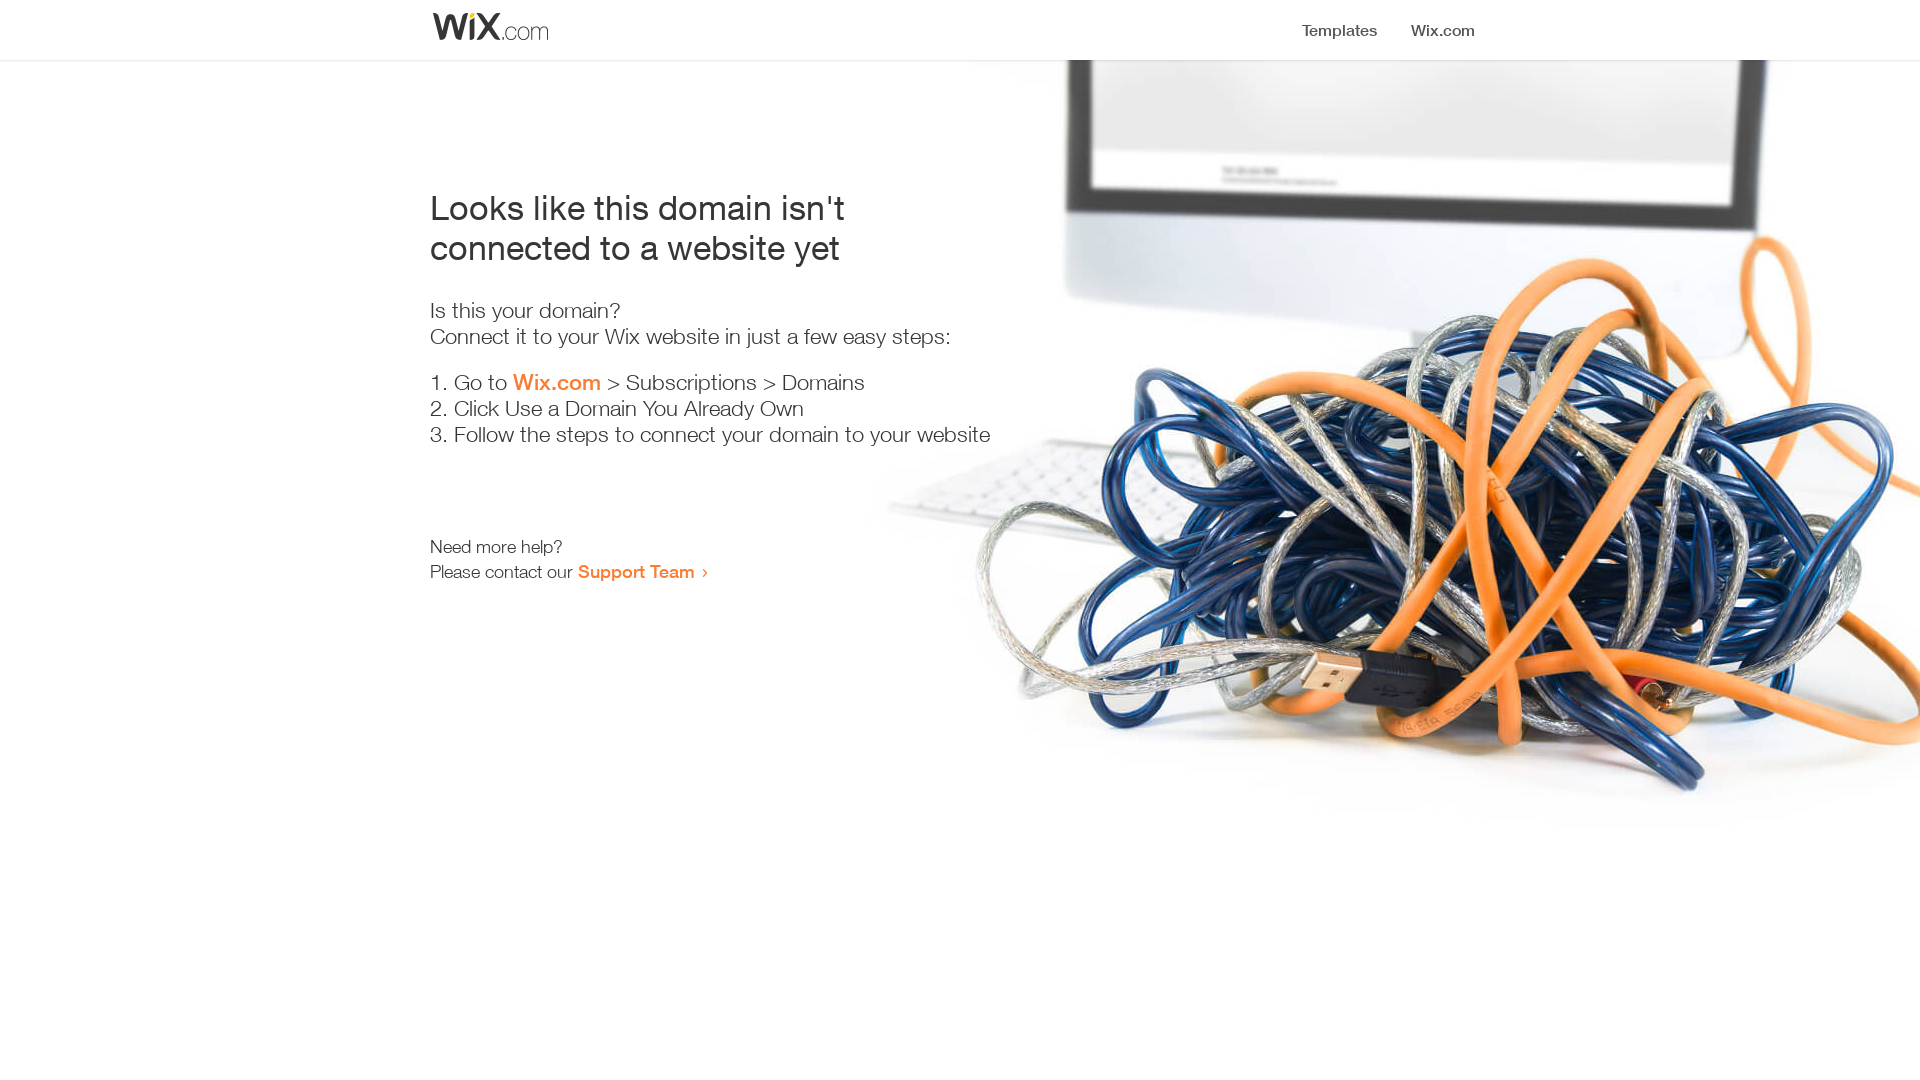 Image resolution: width=1920 pixels, height=1080 pixels. Describe the element at coordinates (635, 570) in the screenshot. I see `'Support Team'` at that location.